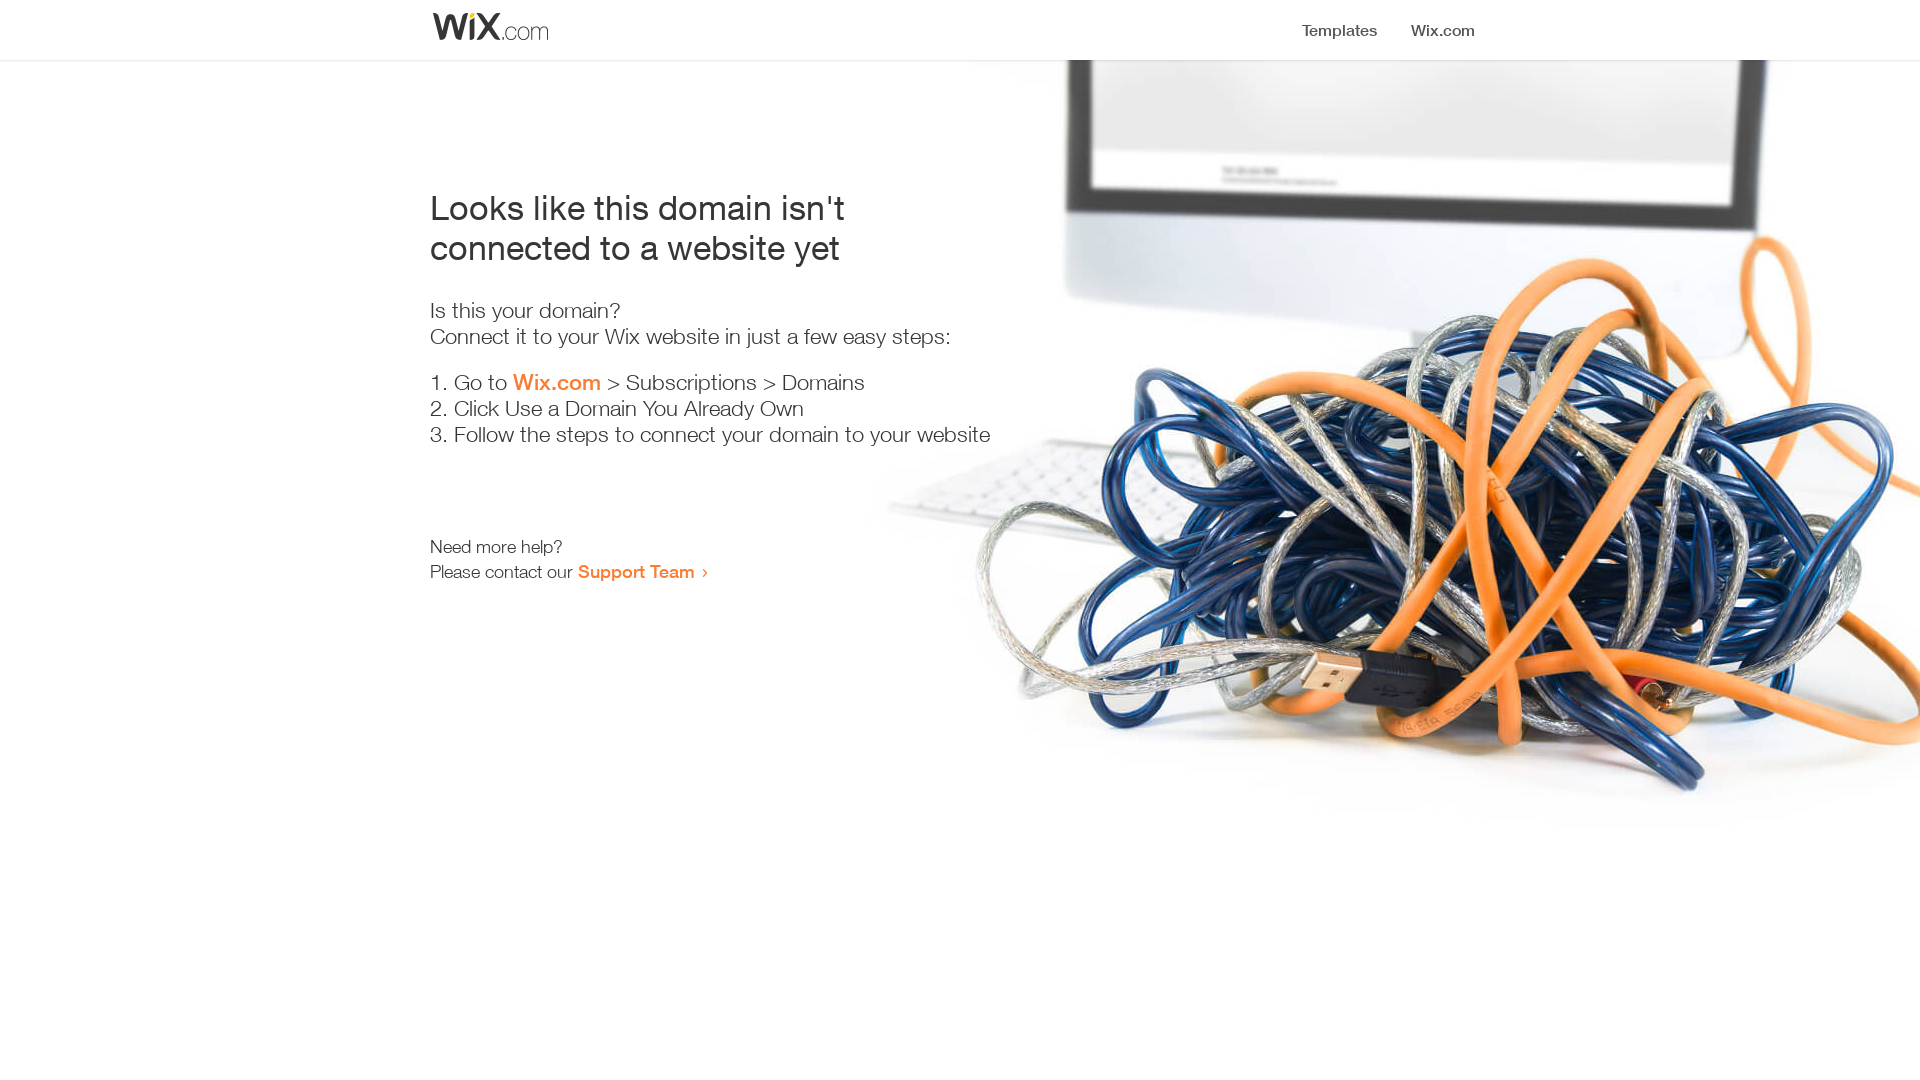 Image resolution: width=1920 pixels, height=1080 pixels. Describe the element at coordinates (635, 570) in the screenshot. I see `'Support Team'` at that location.